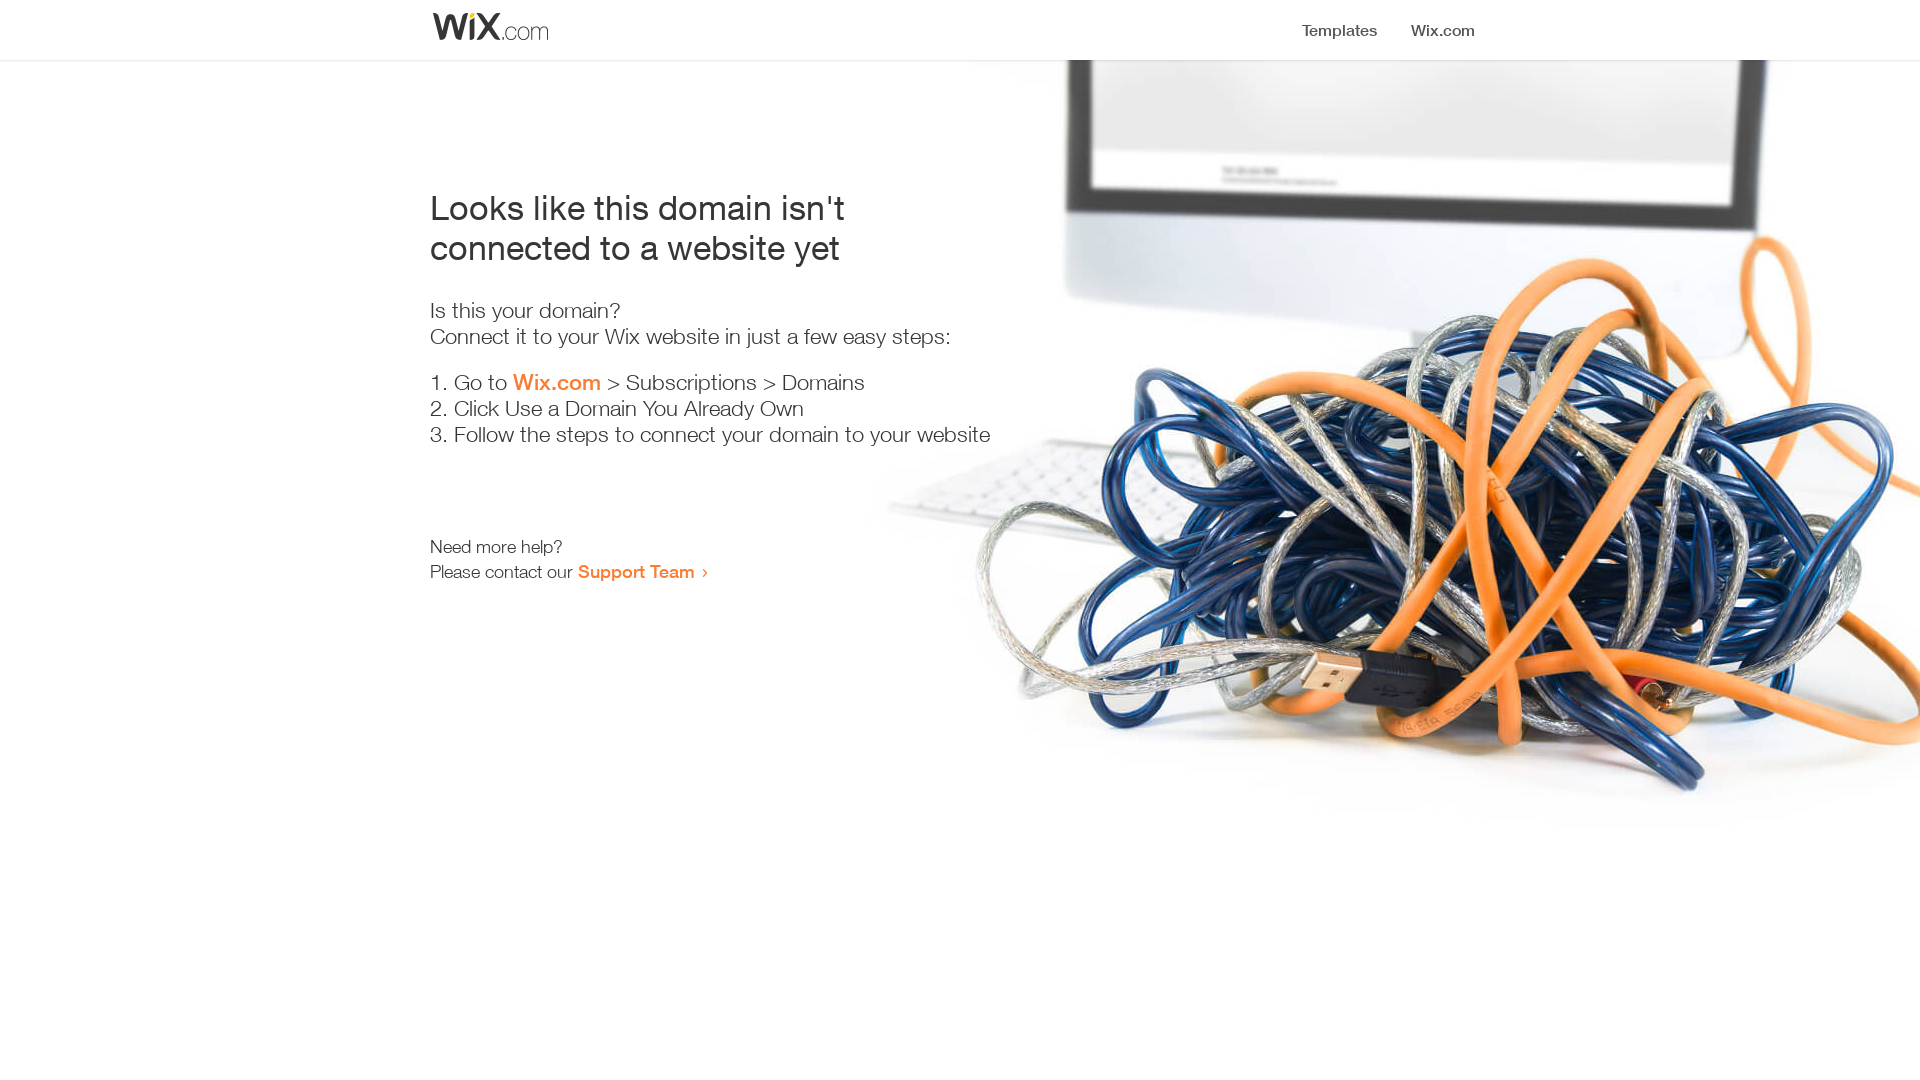 Image resolution: width=1920 pixels, height=1080 pixels. Describe the element at coordinates (635, 570) in the screenshot. I see `'Support Team'` at that location.